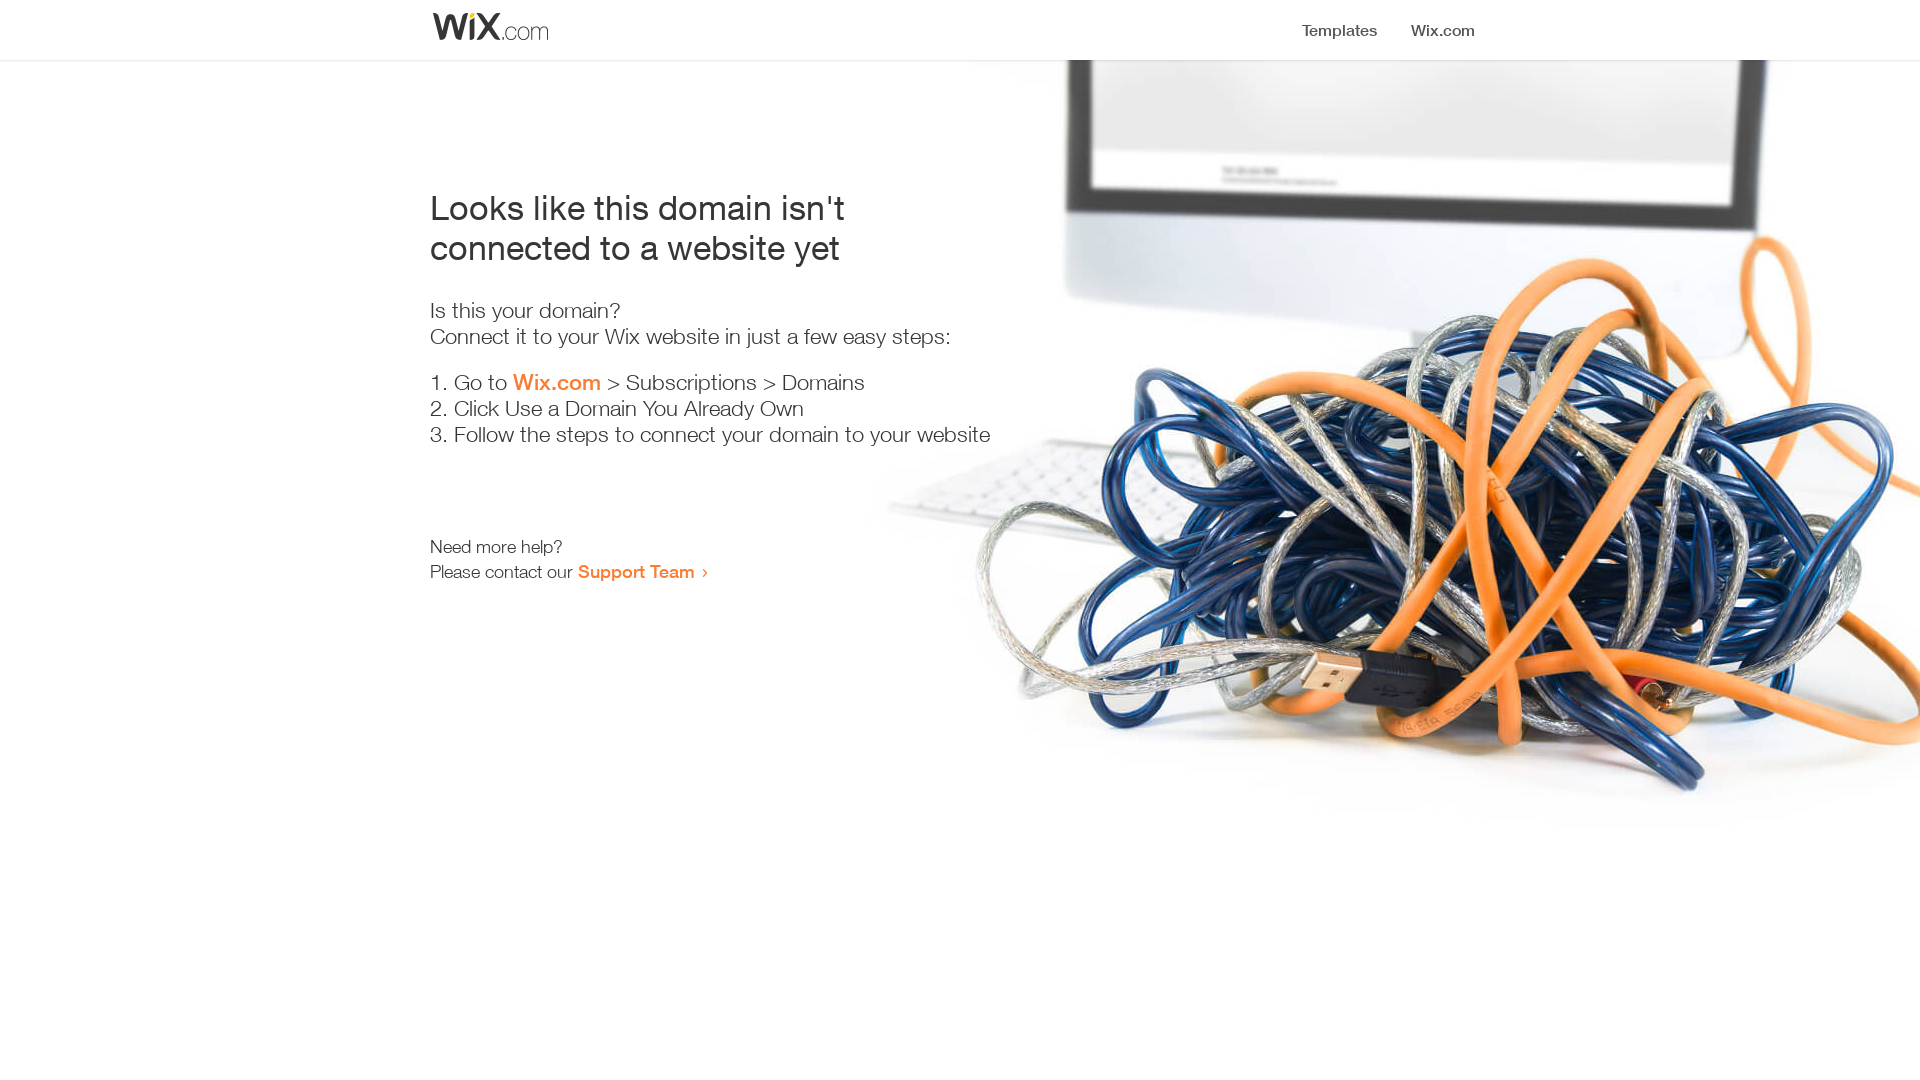 Image resolution: width=1920 pixels, height=1080 pixels. Describe the element at coordinates (635, 570) in the screenshot. I see `'Support Team'` at that location.